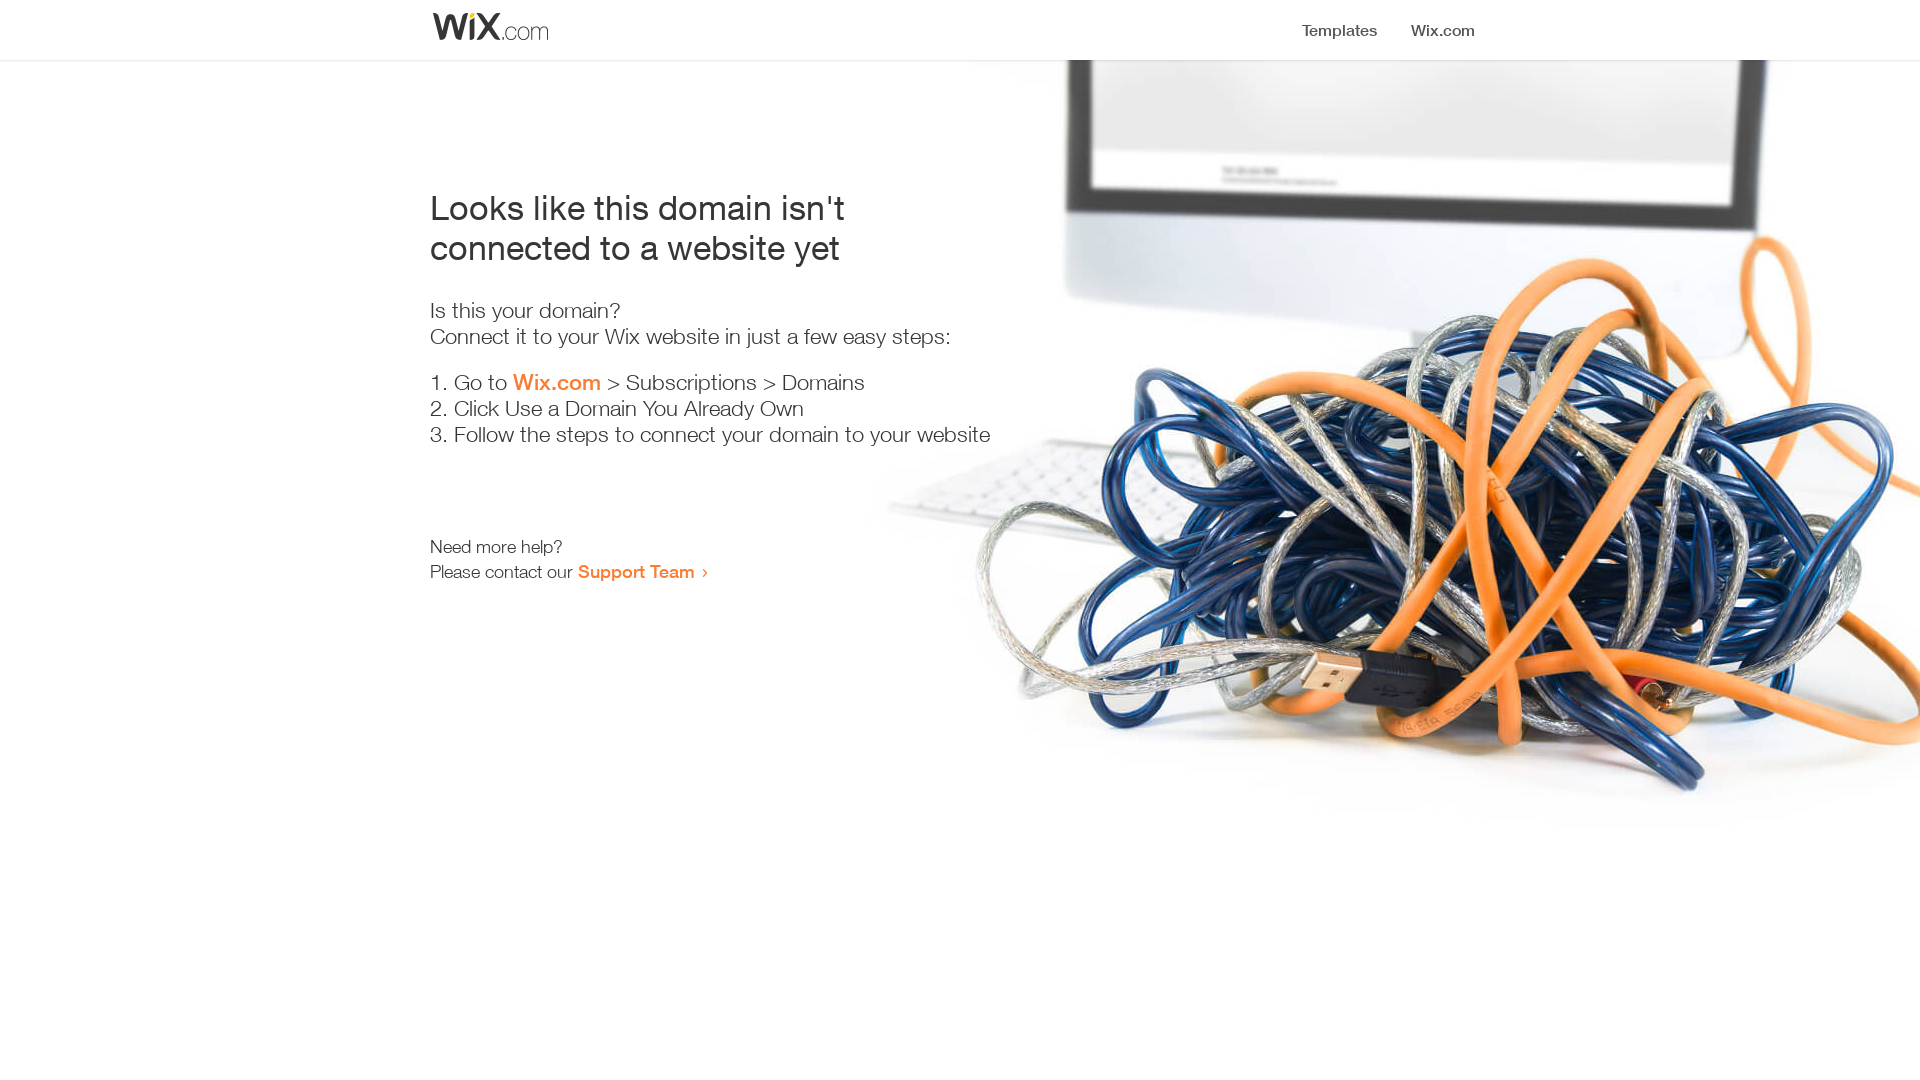 Image resolution: width=1920 pixels, height=1080 pixels. Describe the element at coordinates (635, 570) in the screenshot. I see `'Support Team'` at that location.